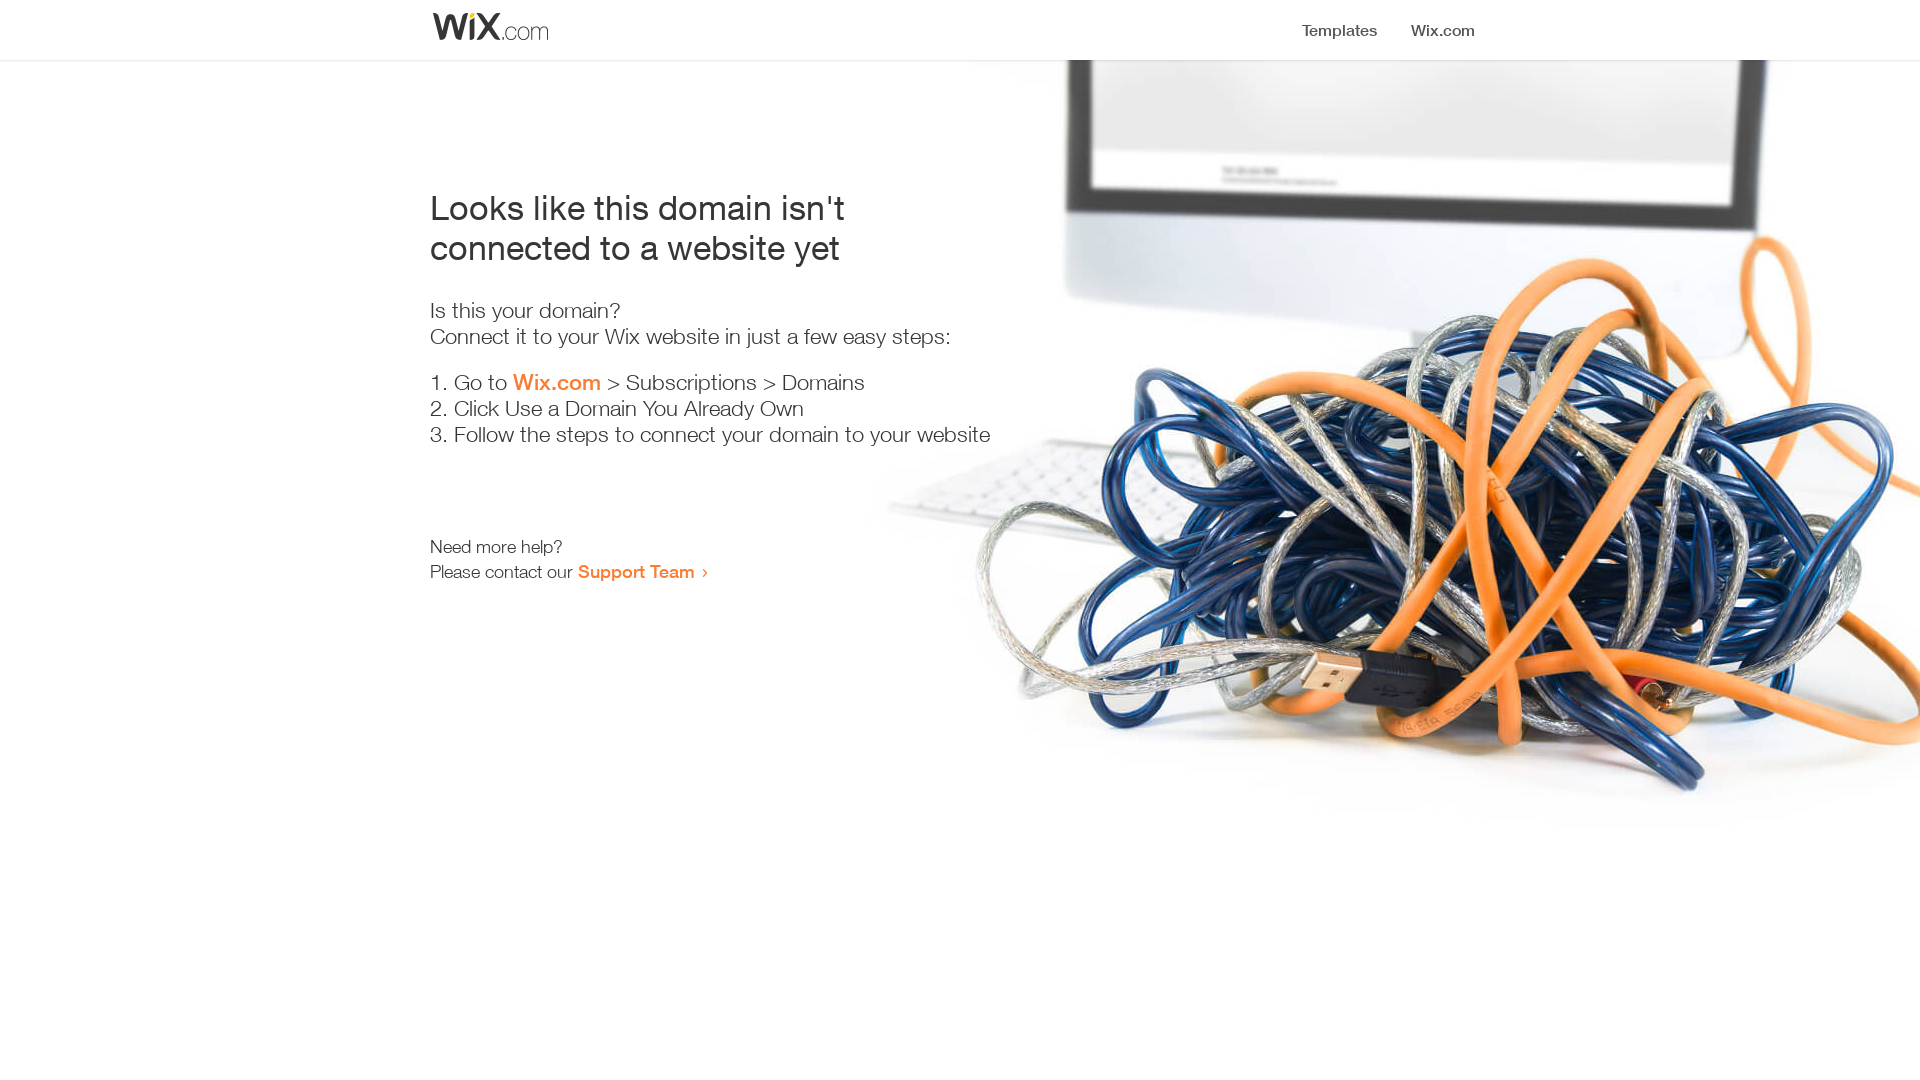 Image resolution: width=1920 pixels, height=1080 pixels. Describe the element at coordinates (635, 570) in the screenshot. I see `'Support Team'` at that location.